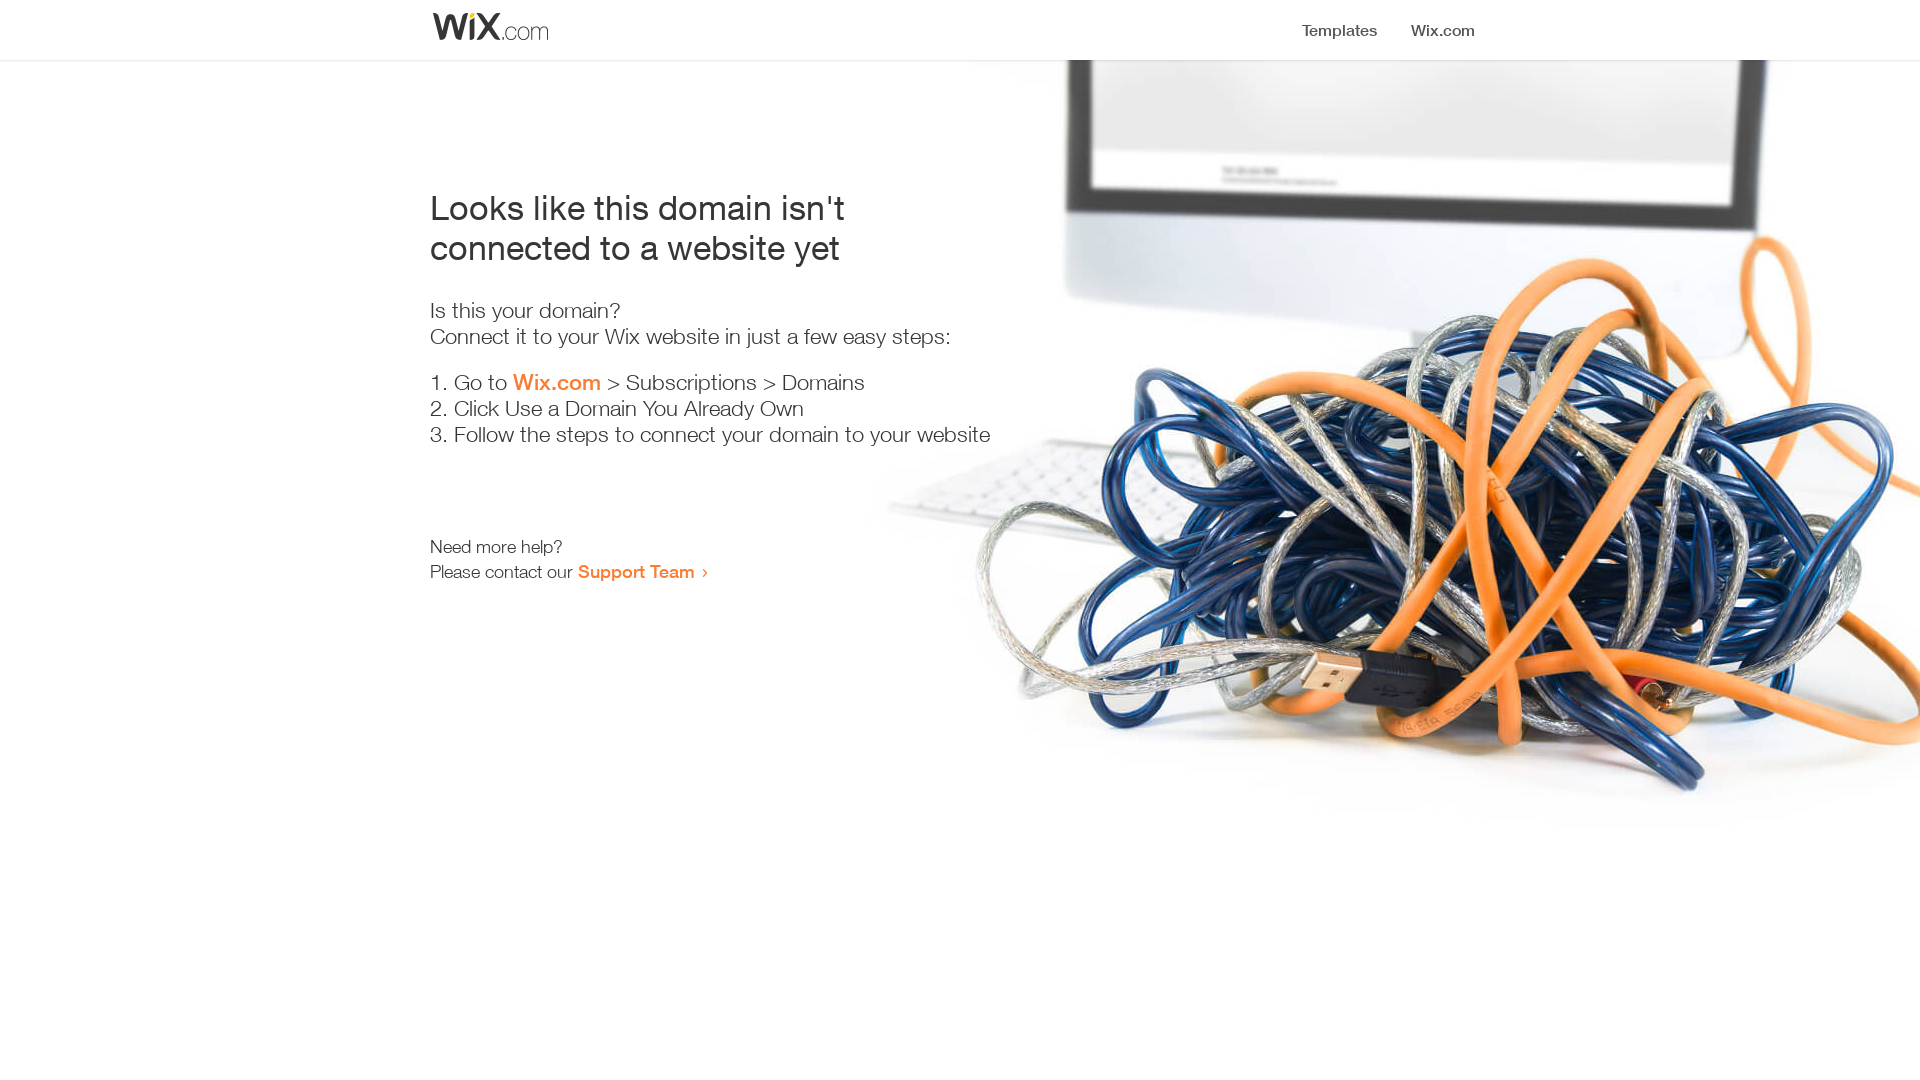 Image resolution: width=1920 pixels, height=1080 pixels. Describe the element at coordinates (635, 570) in the screenshot. I see `'Support Team'` at that location.